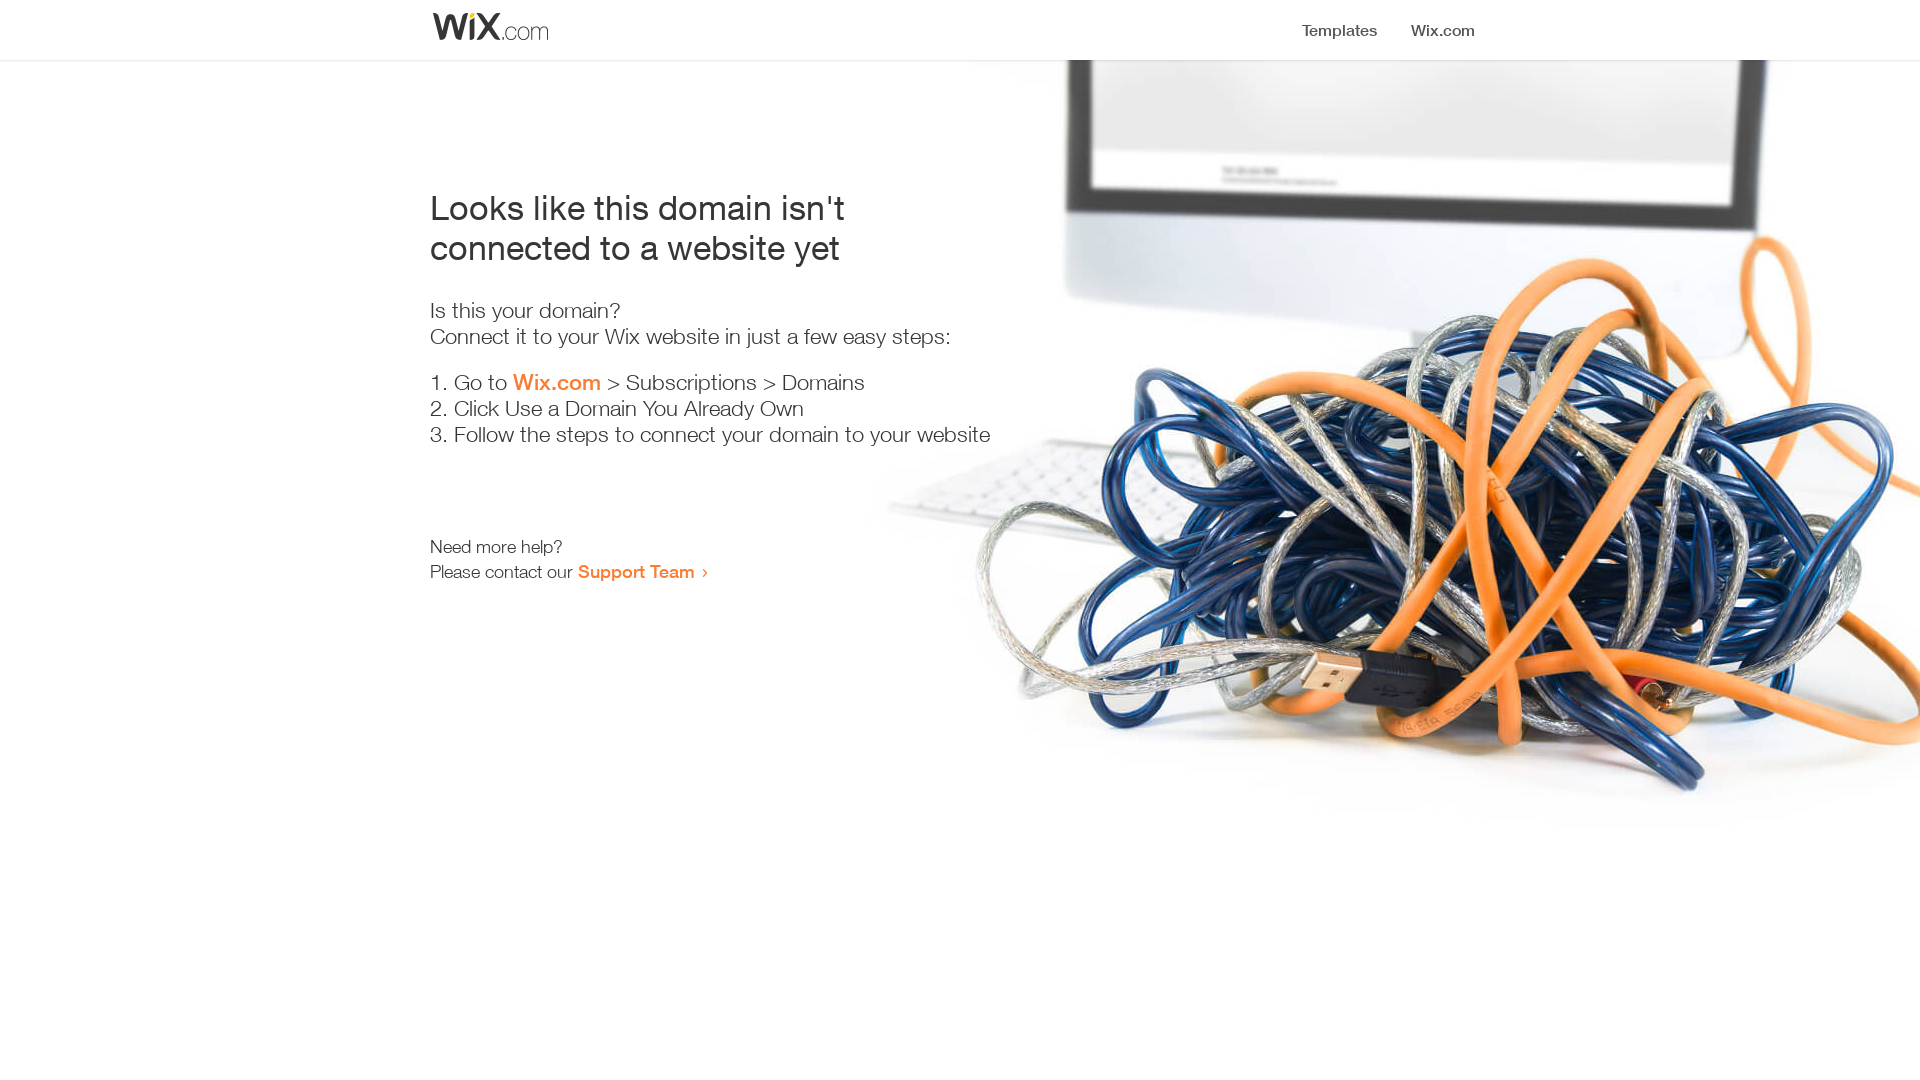 Image resolution: width=1920 pixels, height=1080 pixels. Describe the element at coordinates (635, 570) in the screenshot. I see `'Support Team'` at that location.